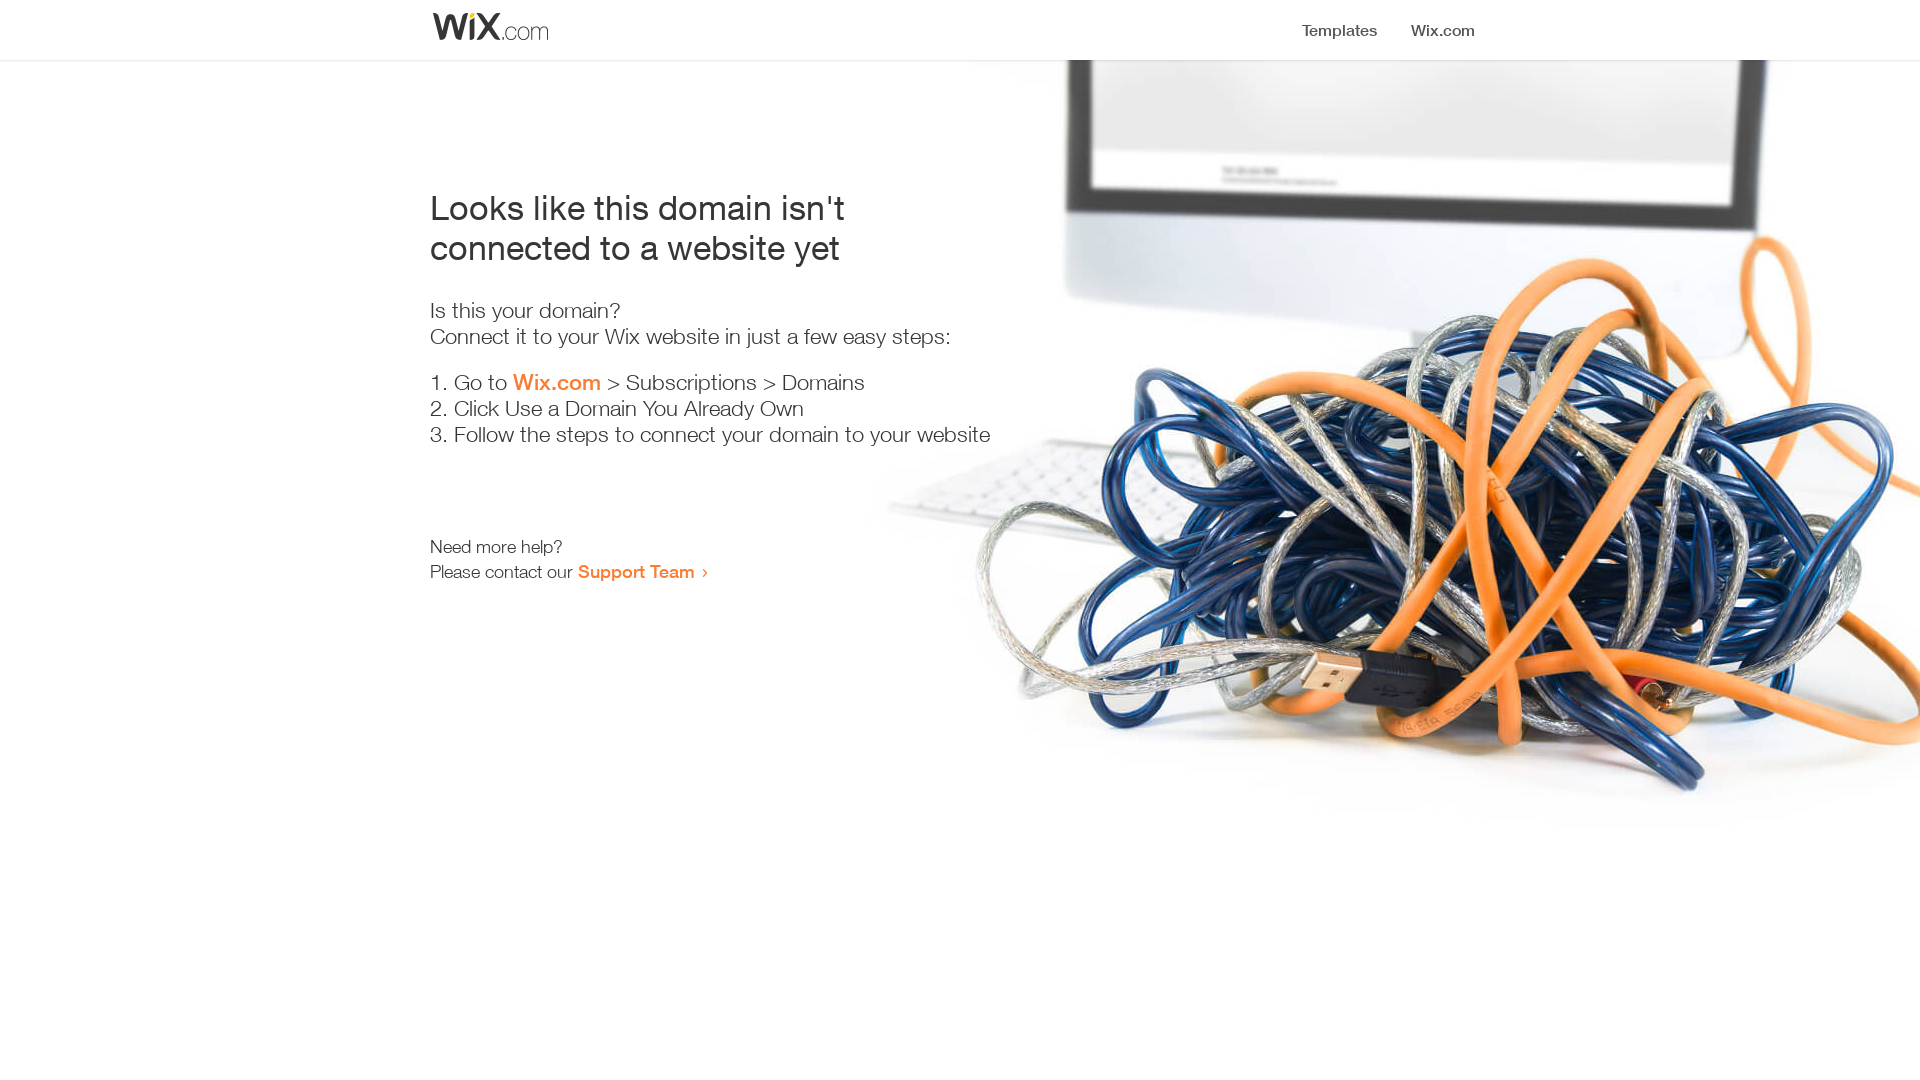 Image resolution: width=1920 pixels, height=1080 pixels. Describe the element at coordinates (635, 570) in the screenshot. I see `'Support Team'` at that location.